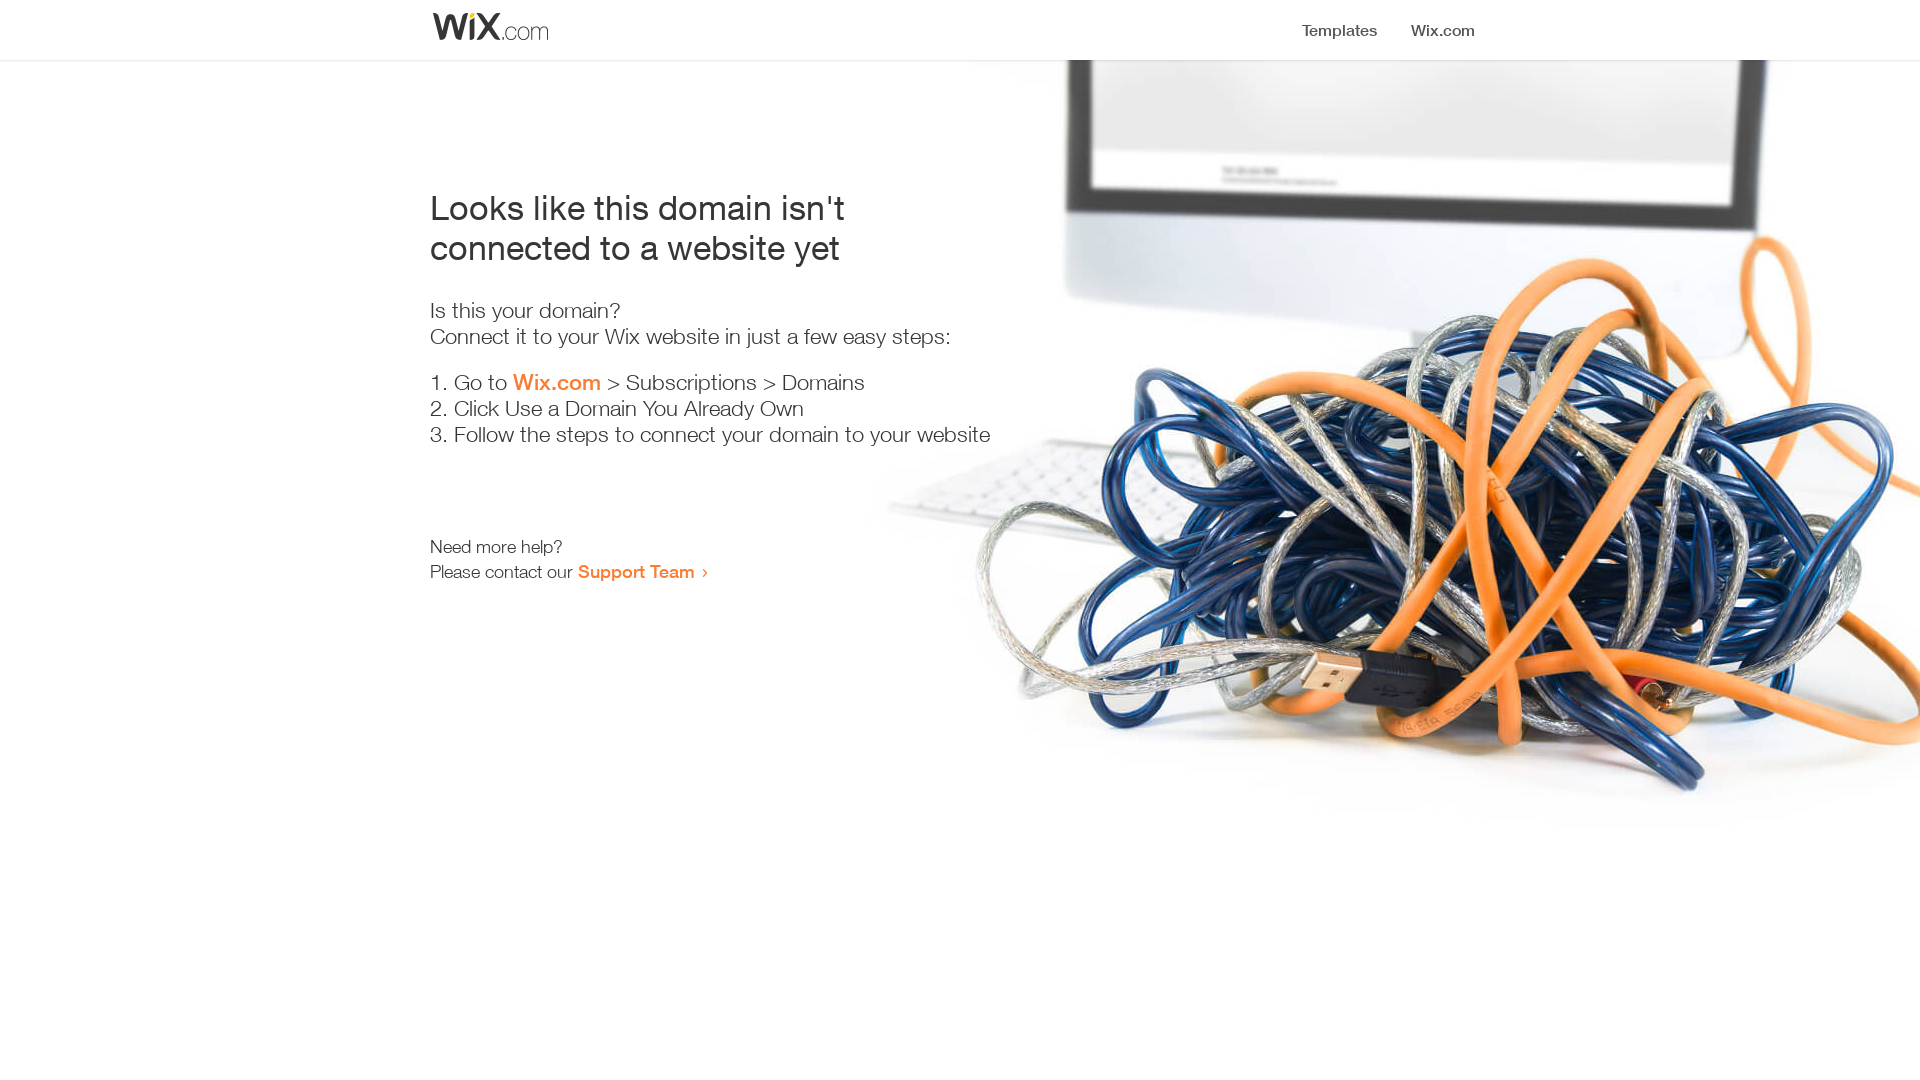 Image resolution: width=1920 pixels, height=1080 pixels. Describe the element at coordinates (635, 570) in the screenshot. I see `'Support Team'` at that location.